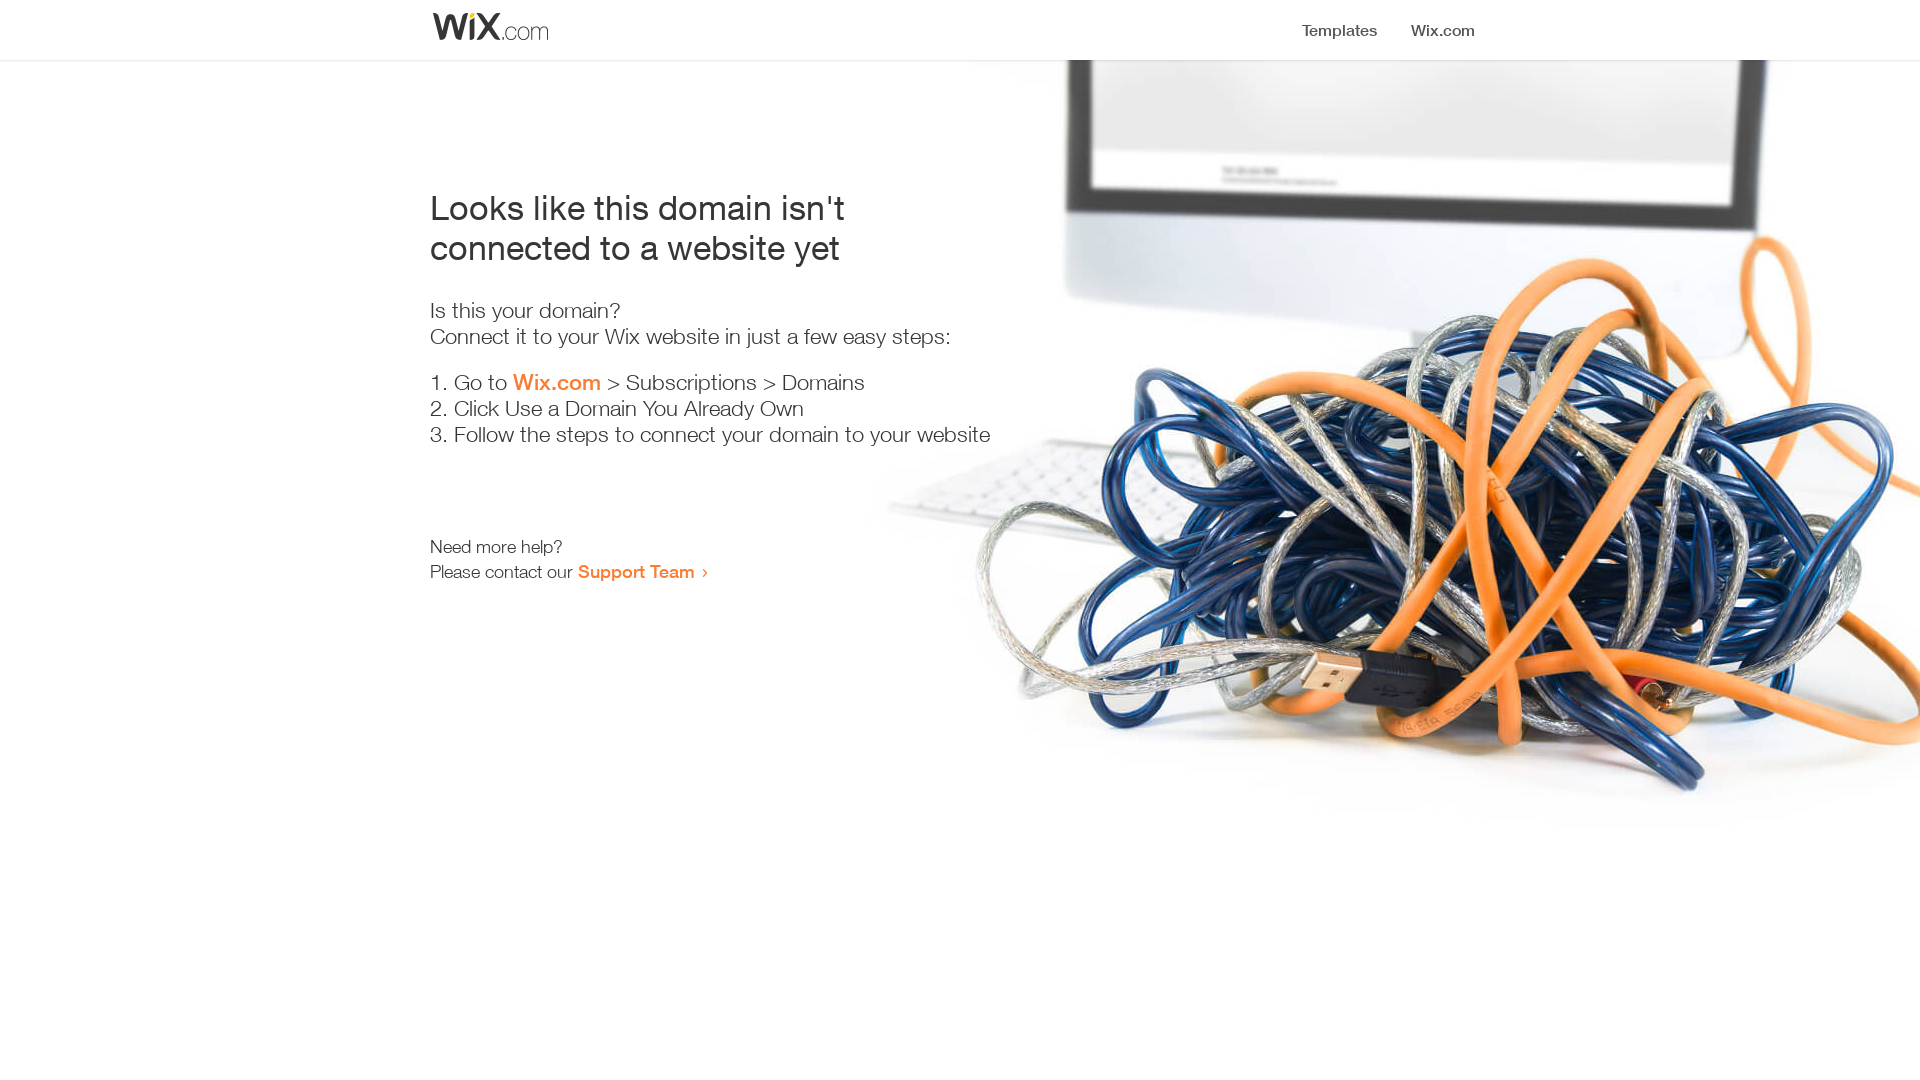 Image resolution: width=1920 pixels, height=1080 pixels. Describe the element at coordinates (635, 570) in the screenshot. I see `'Support Team'` at that location.